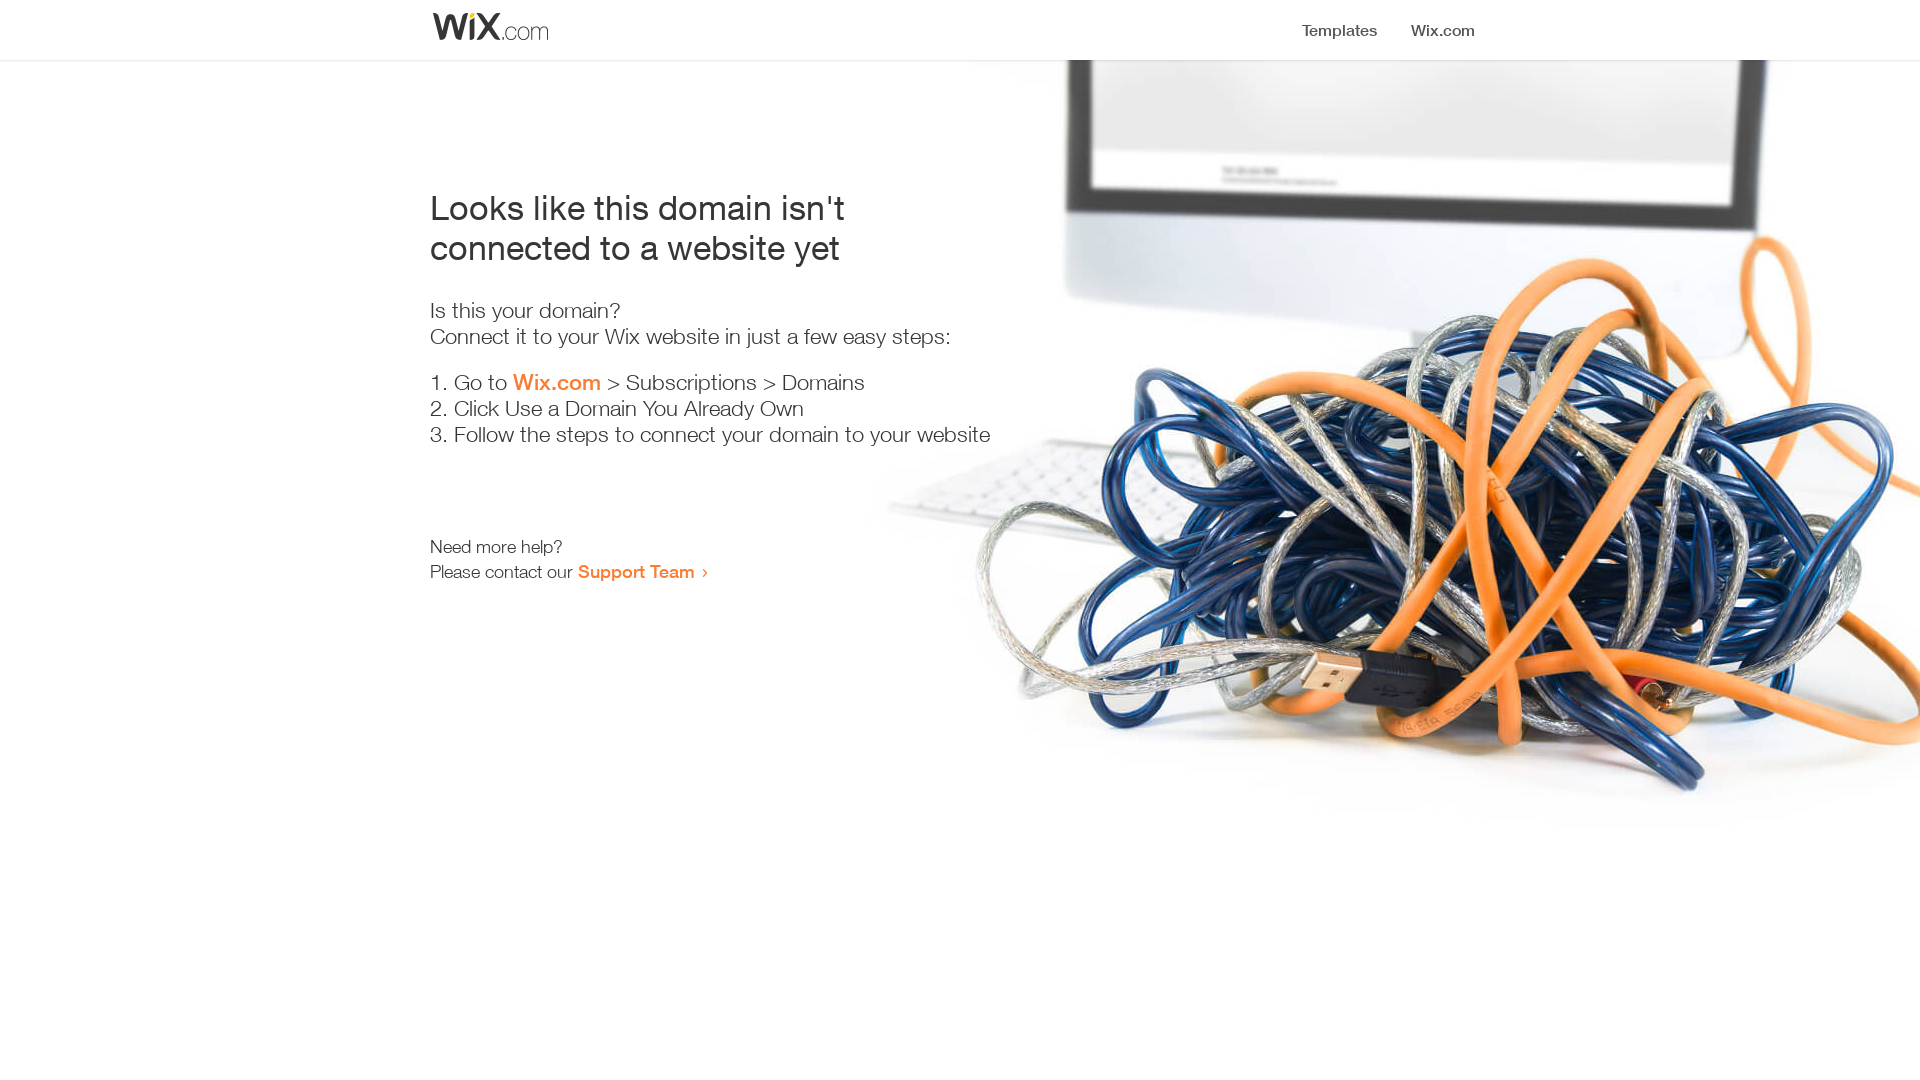 Image resolution: width=1920 pixels, height=1080 pixels. Describe the element at coordinates (635, 570) in the screenshot. I see `'Support Team'` at that location.